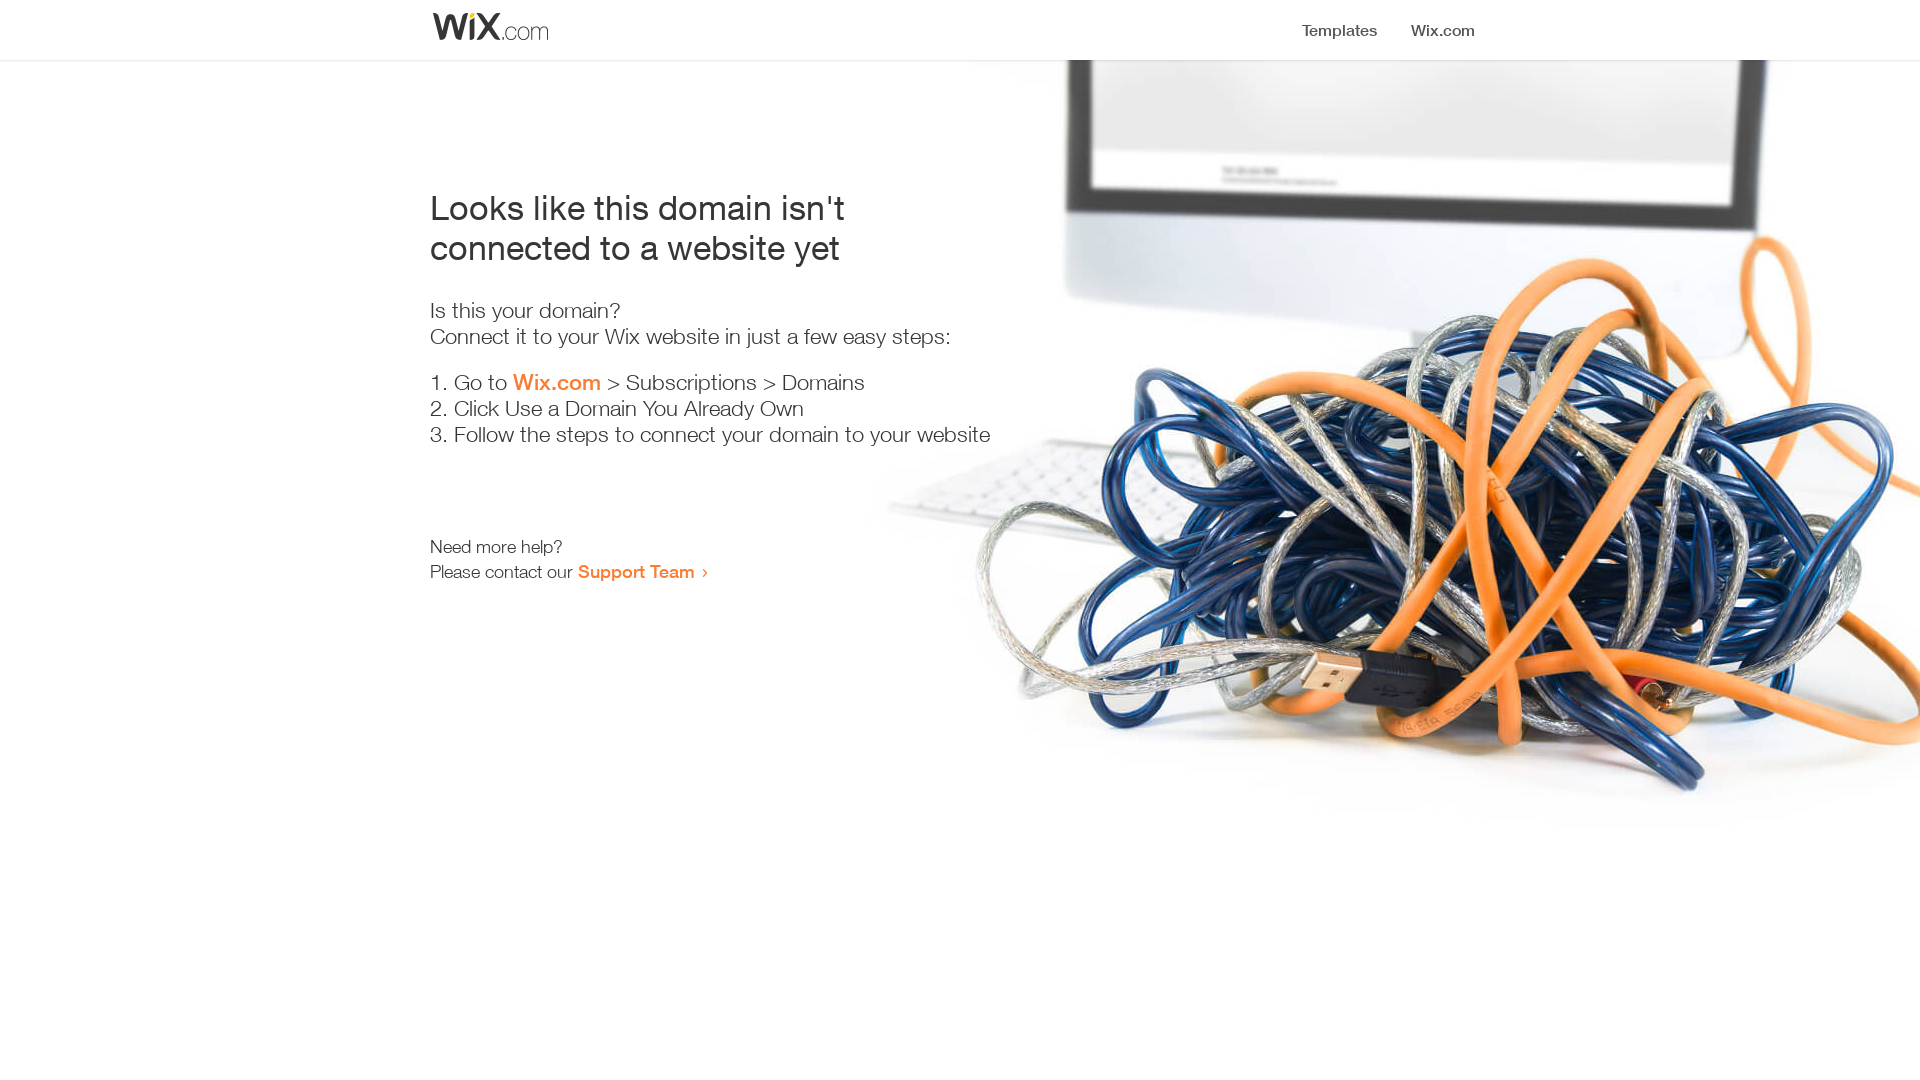 Image resolution: width=1920 pixels, height=1080 pixels. Describe the element at coordinates (635, 570) in the screenshot. I see `'Support Team'` at that location.